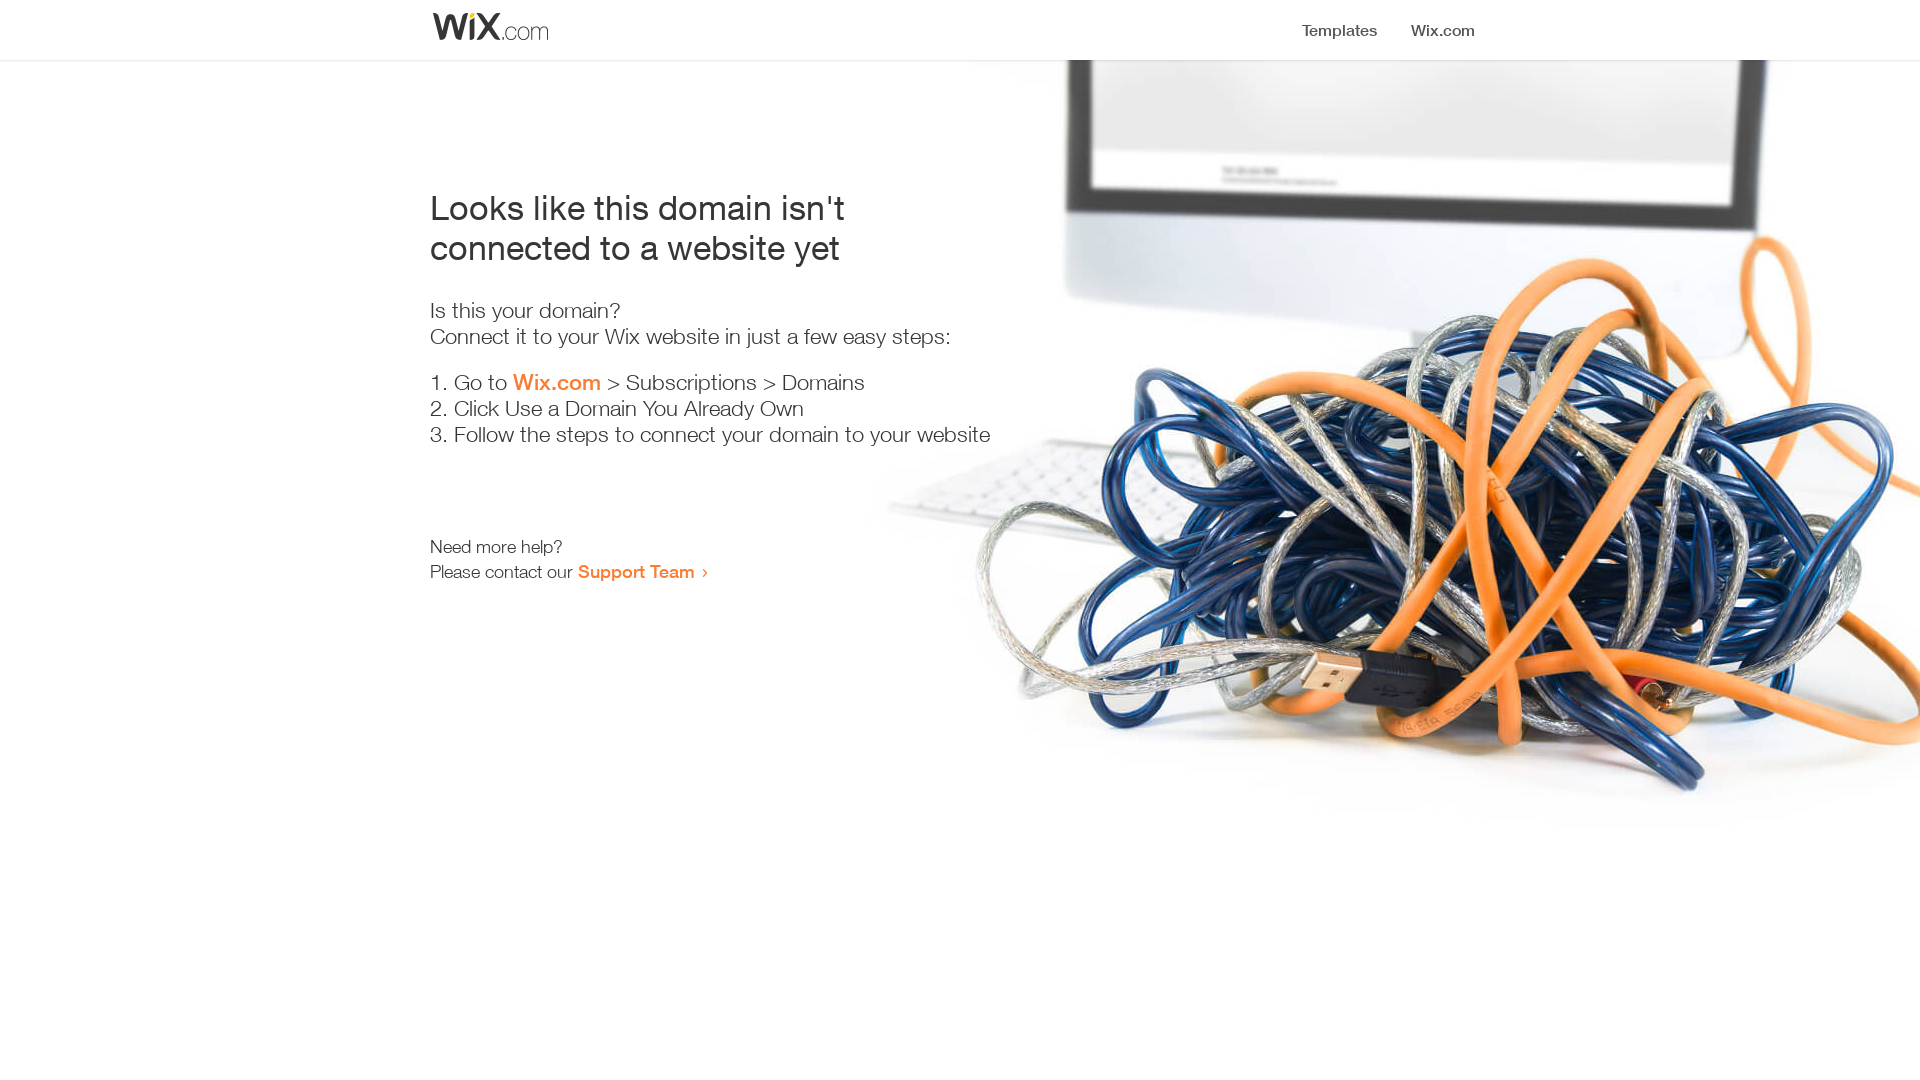 Image resolution: width=1920 pixels, height=1080 pixels. Describe the element at coordinates (635, 570) in the screenshot. I see `'Support Team'` at that location.